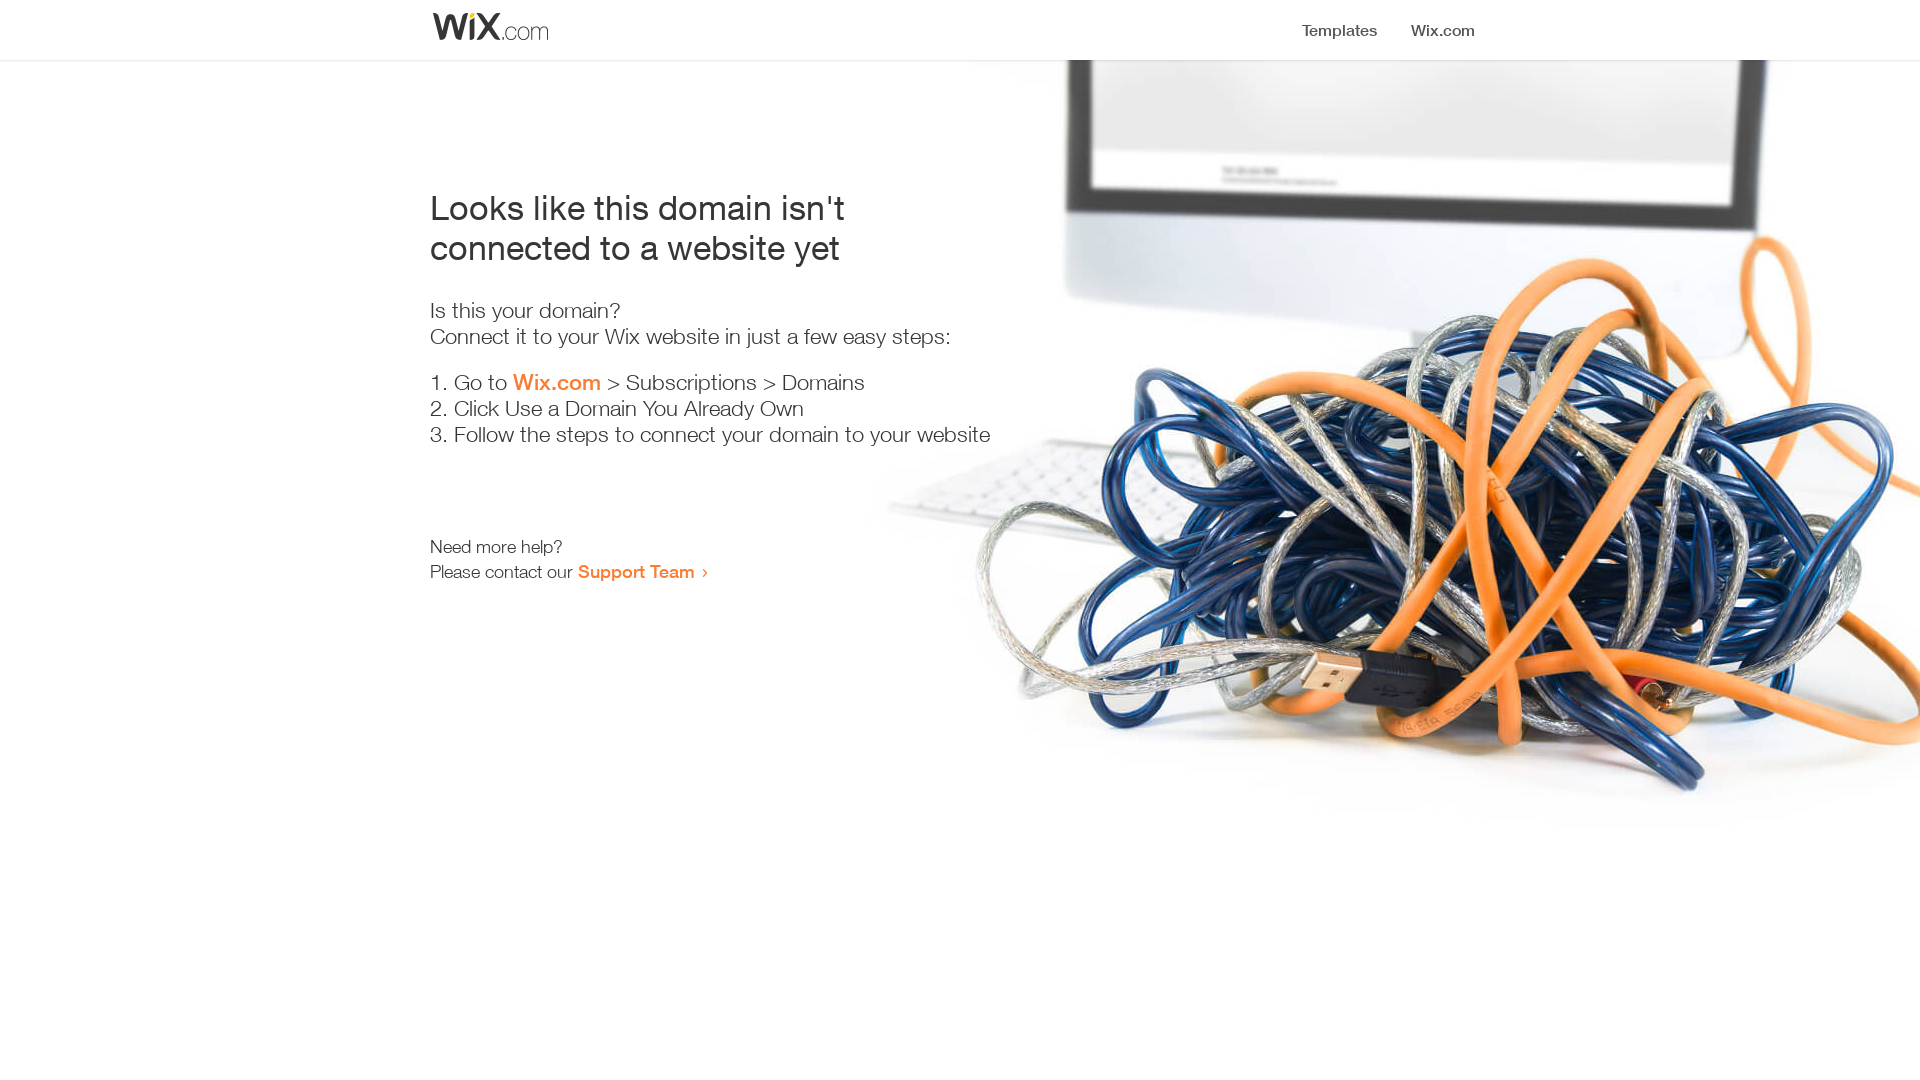 Image resolution: width=1920 pixels, height=1080 pixels. Describe the element at coordinates (635, 570) in the screenshot. I see `'Support Team'` at that location.